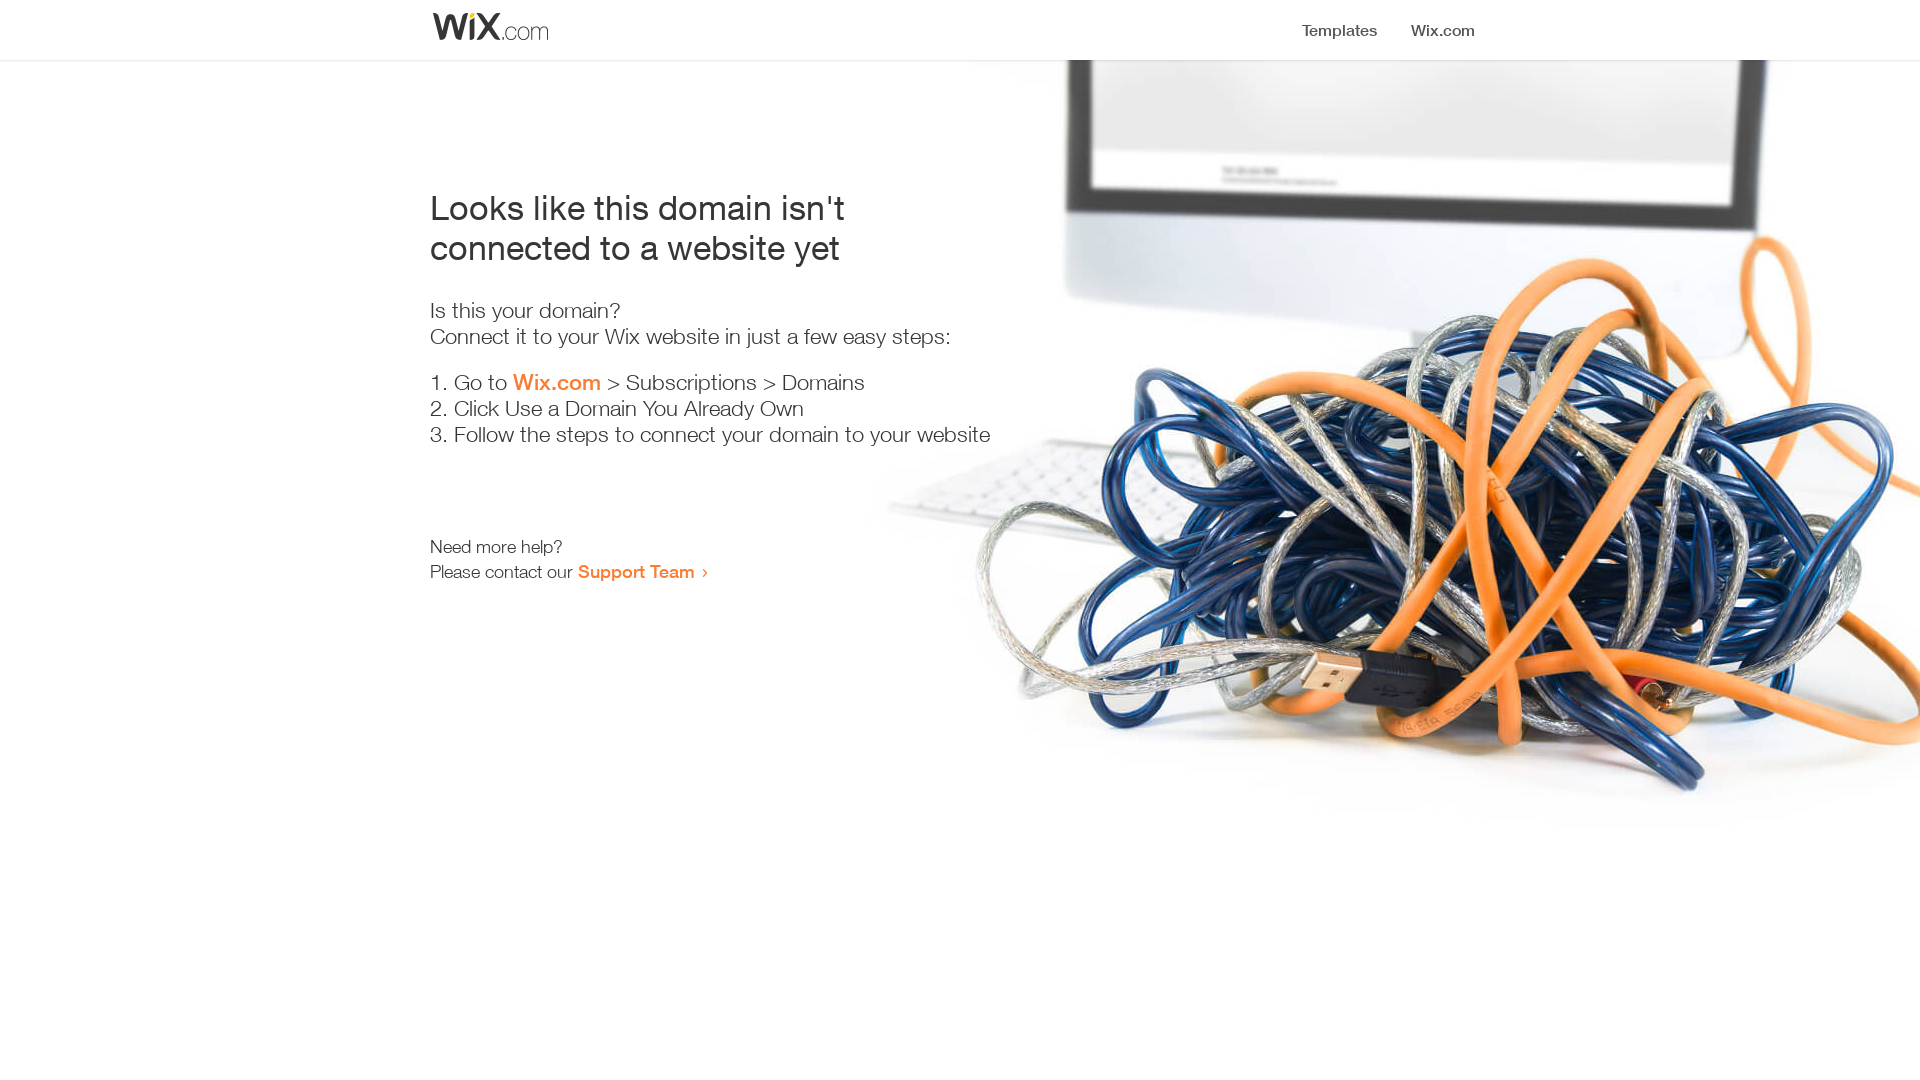 Image resolution: width=1920 pixels, height=1080 pixels. Describe the element at coordinates (635, 570) in the screenshot. I see `'Support Team'` at that location.